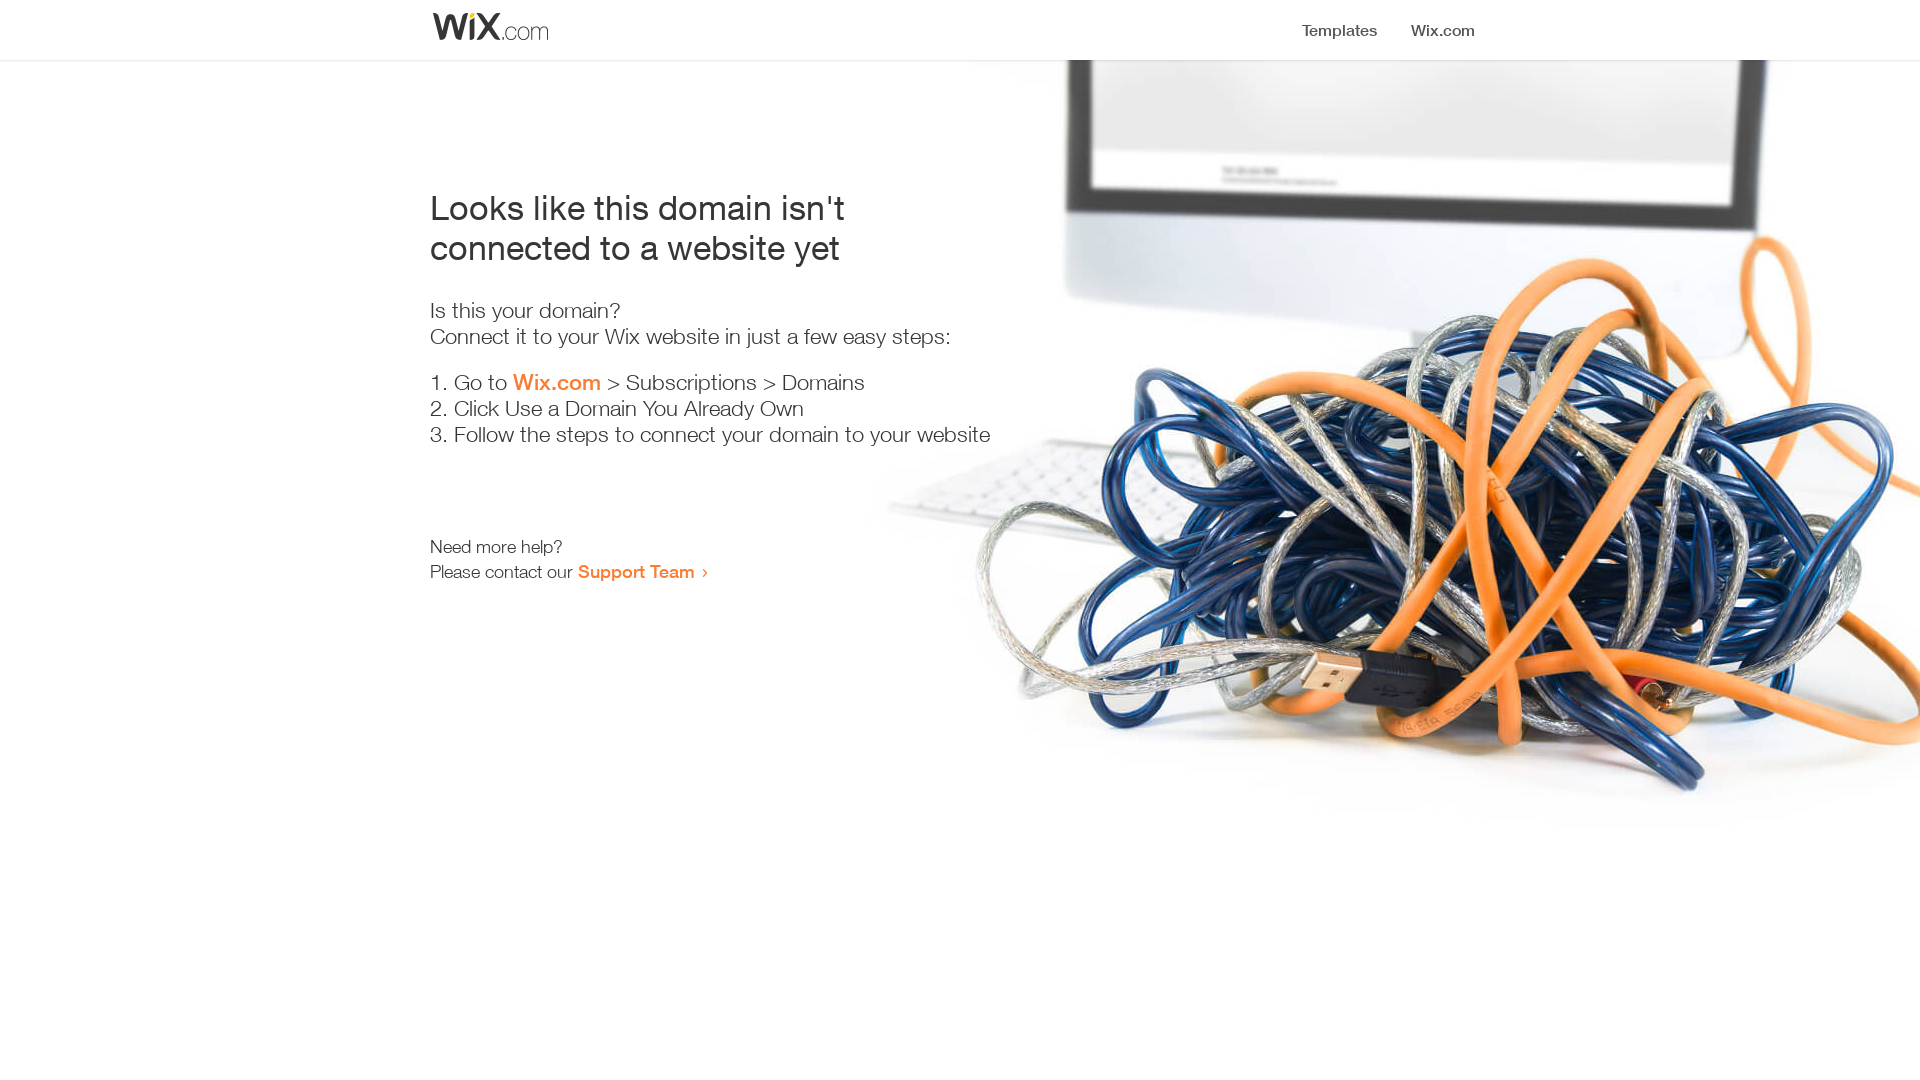 Image resolution: width=1920 pixels, height=1080 pixels. Describe the element at coordinates (635, 570) in the screenshot. I see `'Support Team'` at that location.